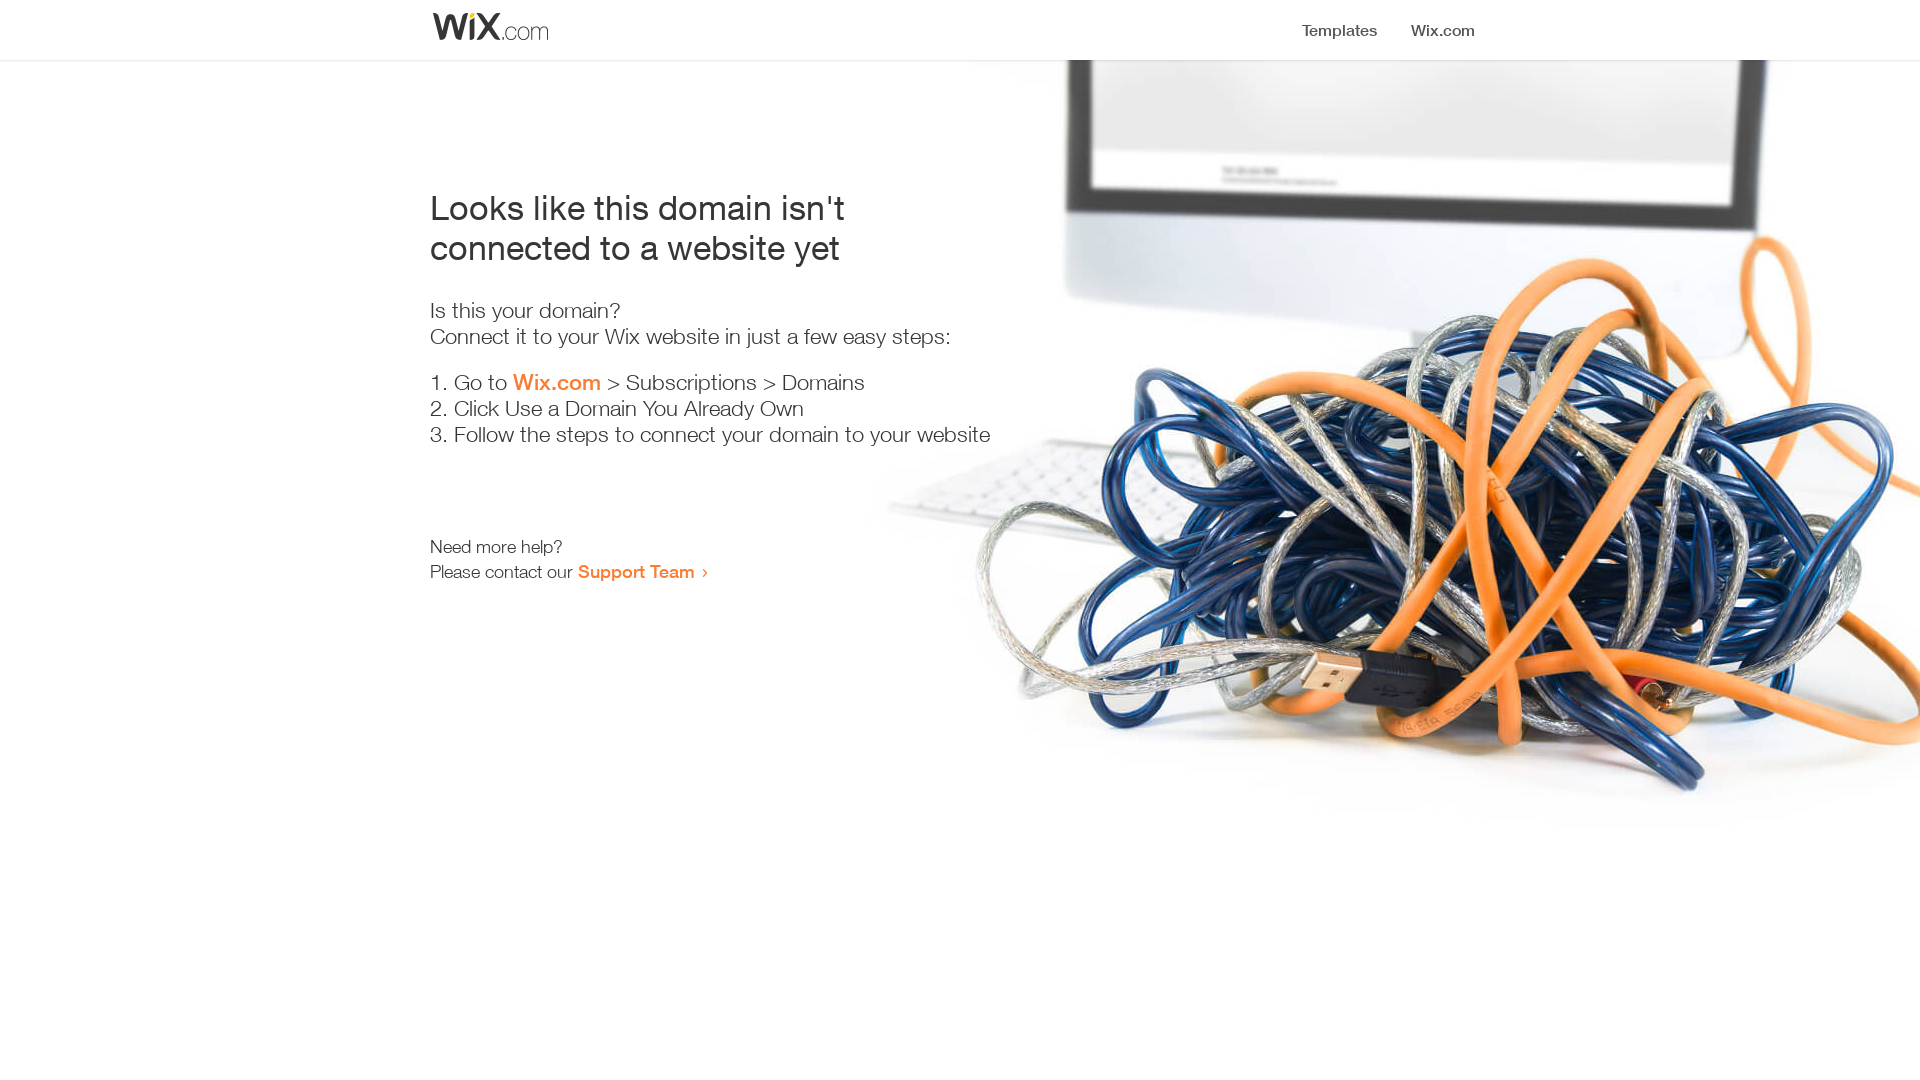 Image resolution: width=1920 pixels, height=1080 pixels. Describe the element at coordinates (635, 570) in the screenshot. I see `'Support Team'` at that location.